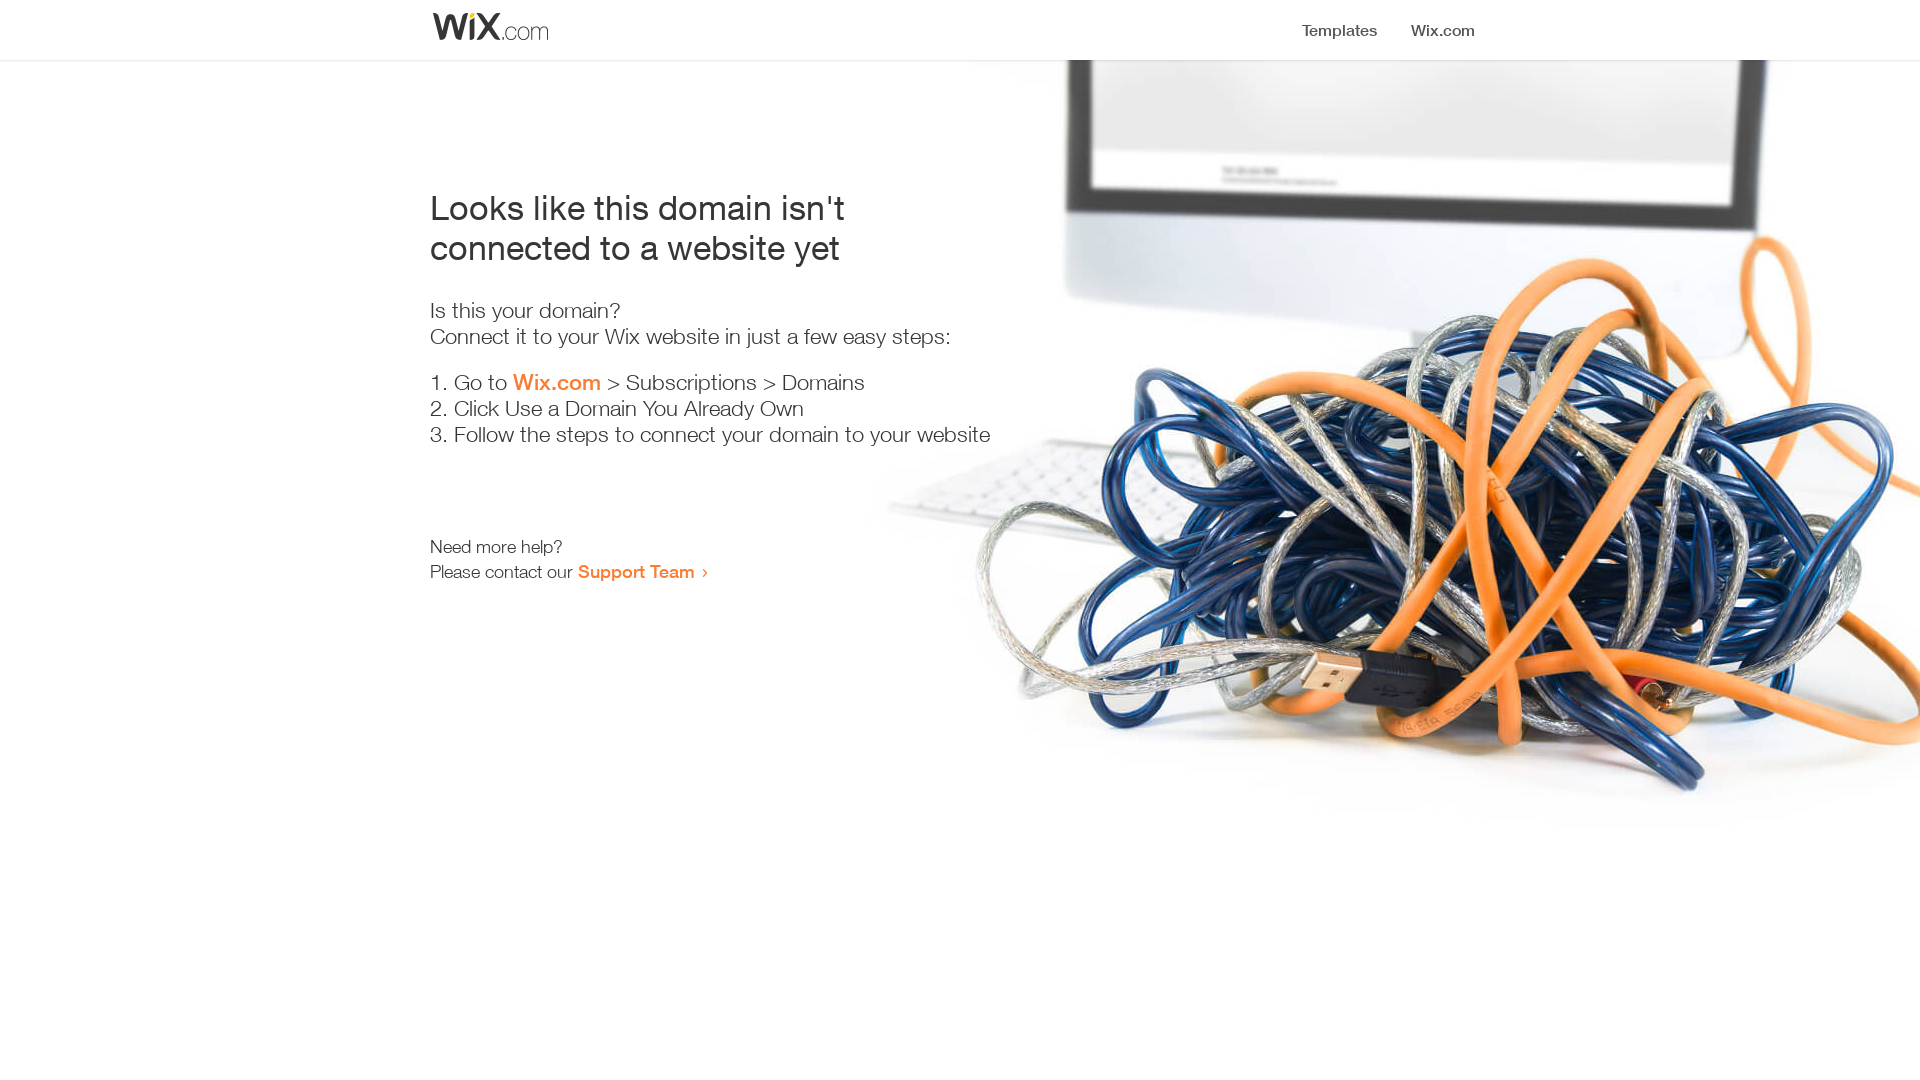 Image resolution: width=1920 pixels, height=1080 pixels. Describe the element at coordinates (635, 570) in the screenshot. I see `'Support Team'` at that location.